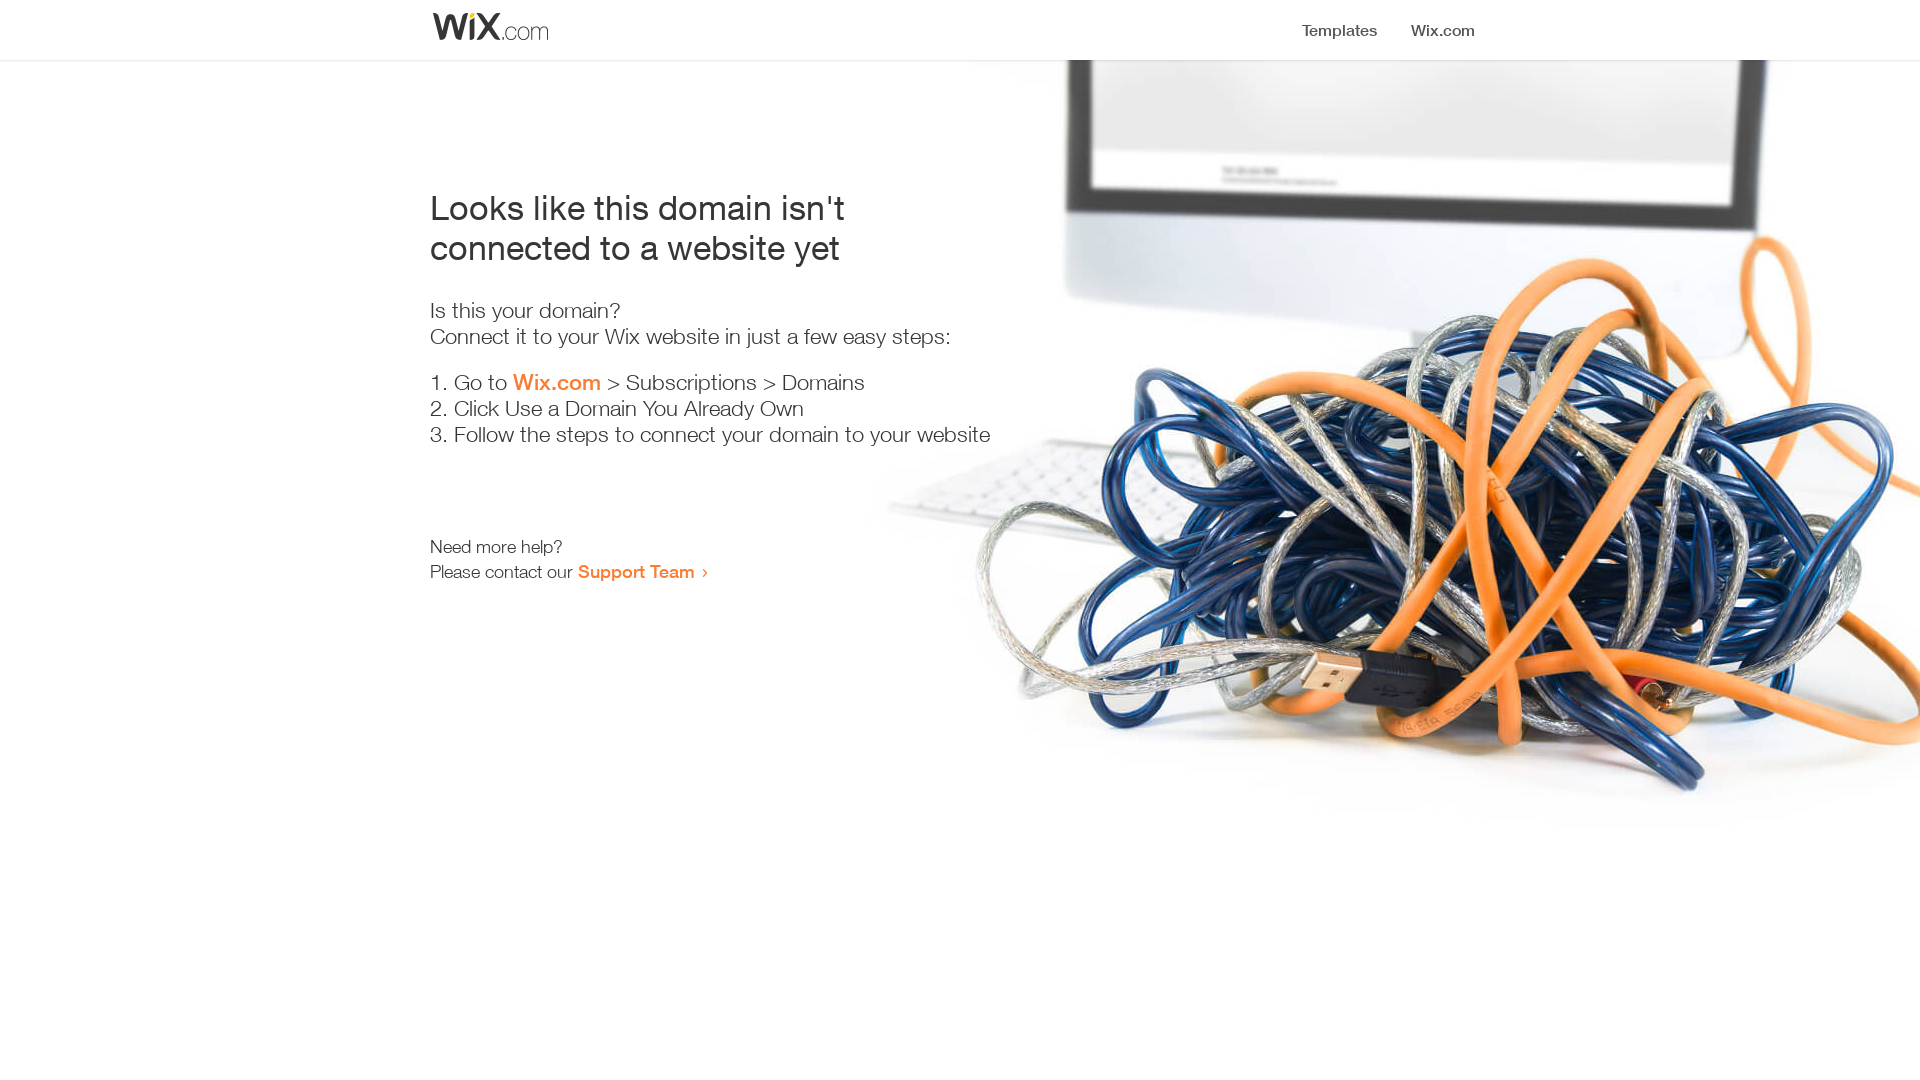 Image resolution: width=1920 pixels, height=1080 pixels. Describe the element at coordinates (635, 570) in the screenshot. I see `'Support Team'` at that location.